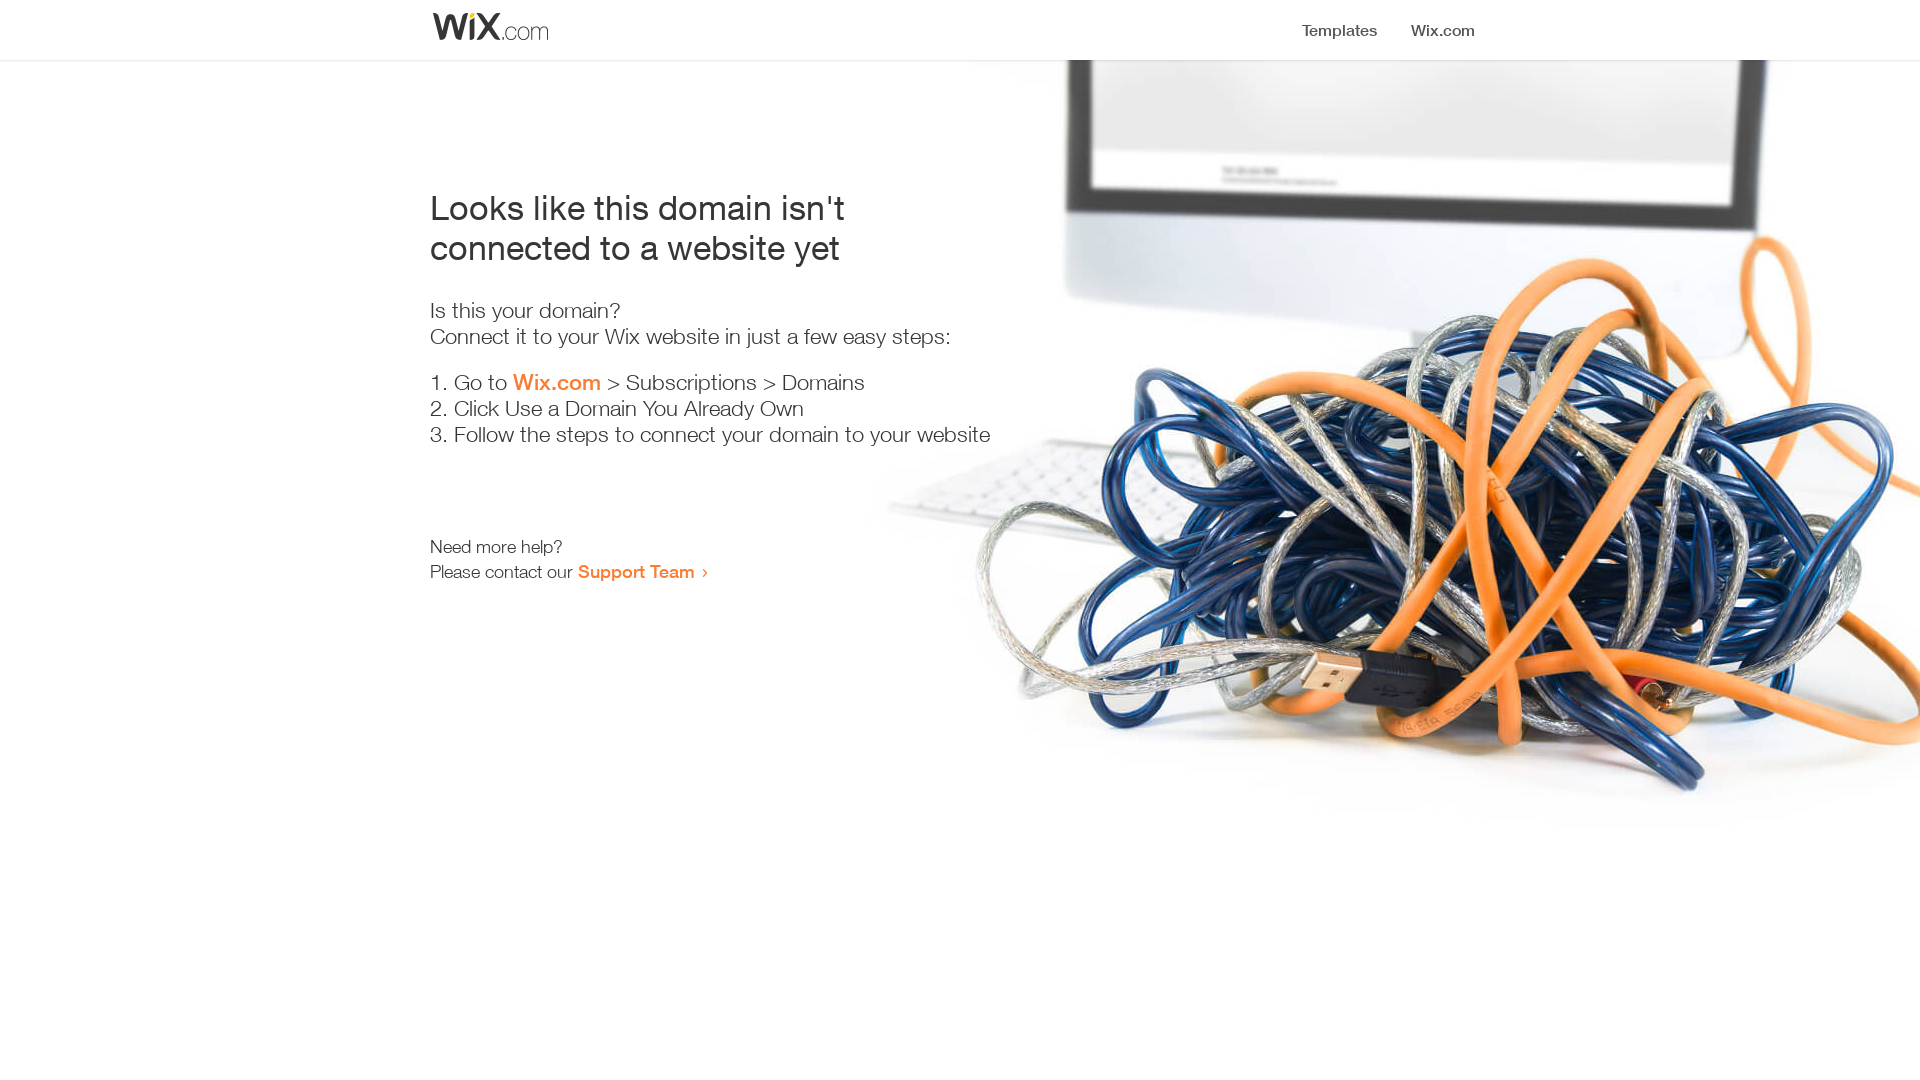 Image resolution: width=1920 pixels, height=1080 pixels. Describe the element at coordinates (635, 570) in the screenshot. I see `'Support Team'` at that location.